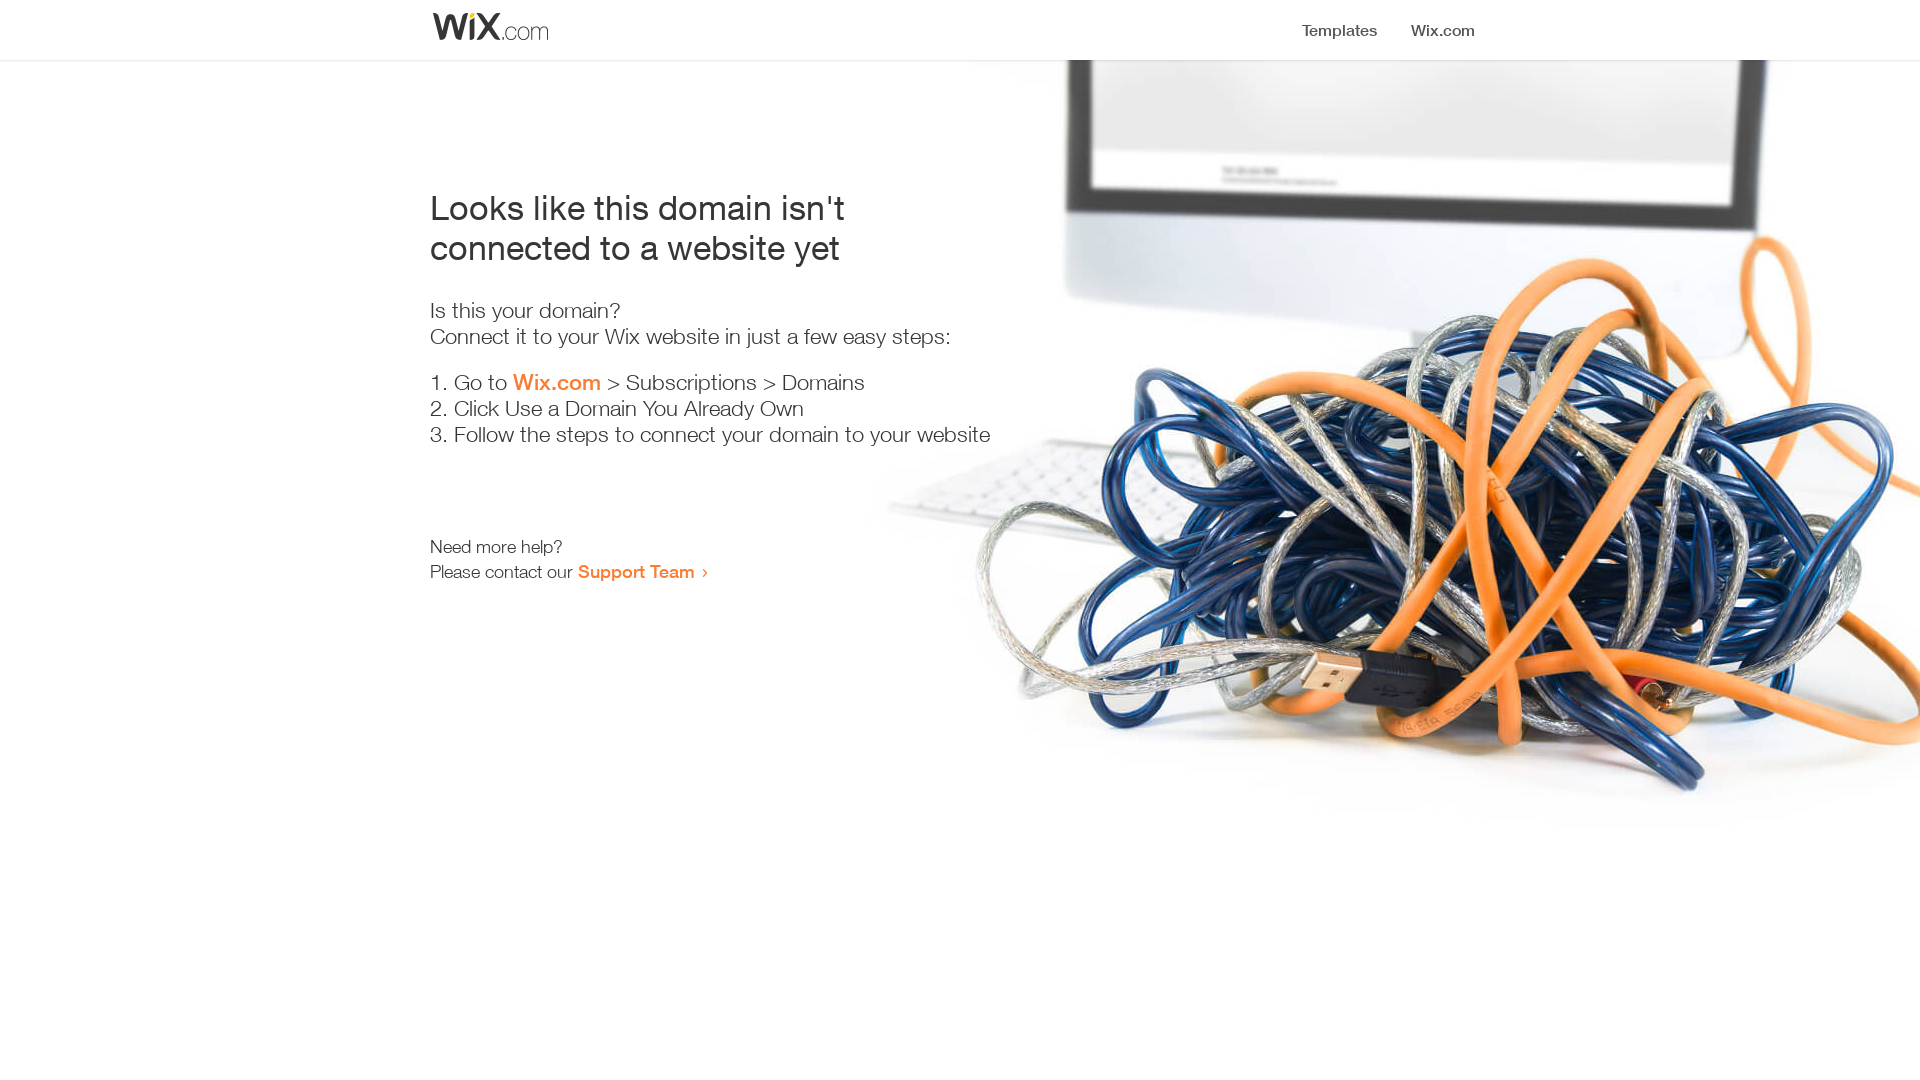 Image resolution: width=1920 pixels, height=1080 pixels. Describe the element at coordinates (635, 570) in the screenshot. I see `'Support Team'` at that location.